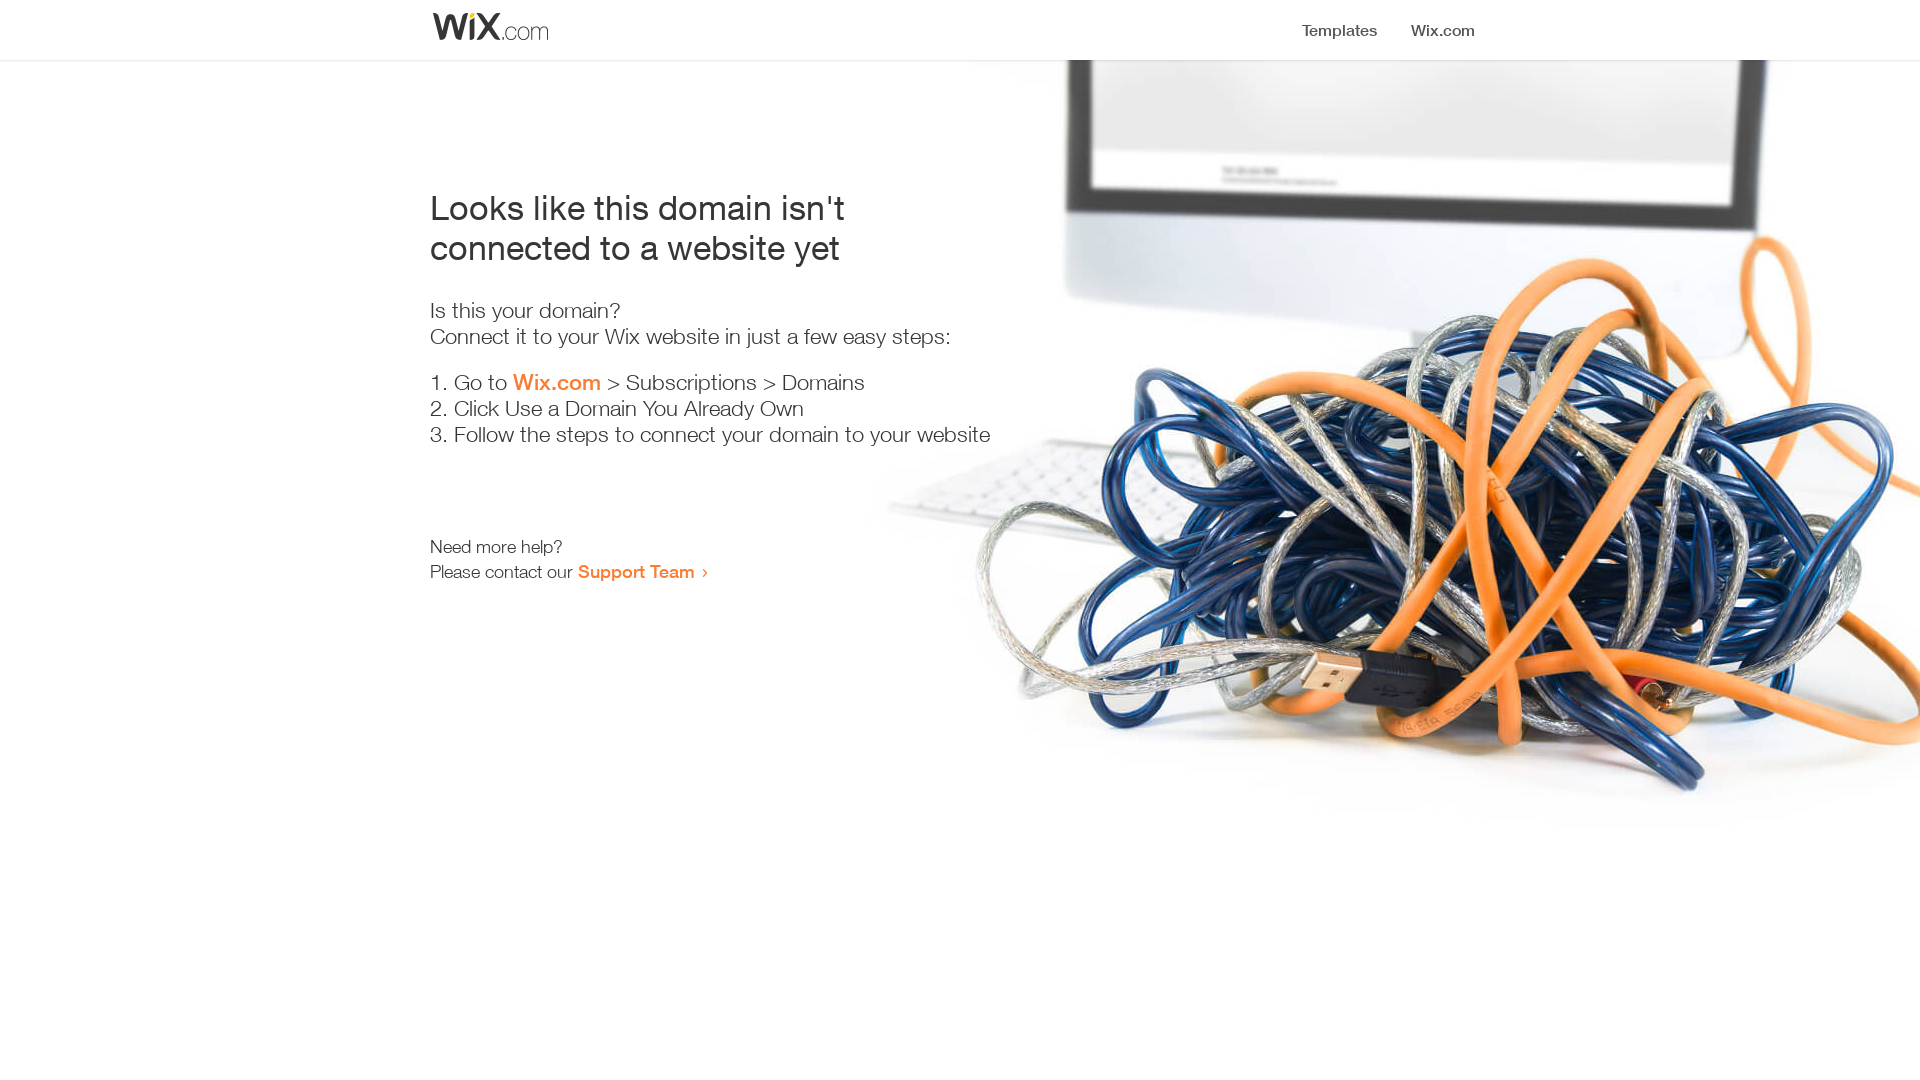 Image resolution: width=1920 pixels, height=1080 pixels. Describe the element at coordinates (635, 570) in the screenshot. I see `'Support Team'` at that location.